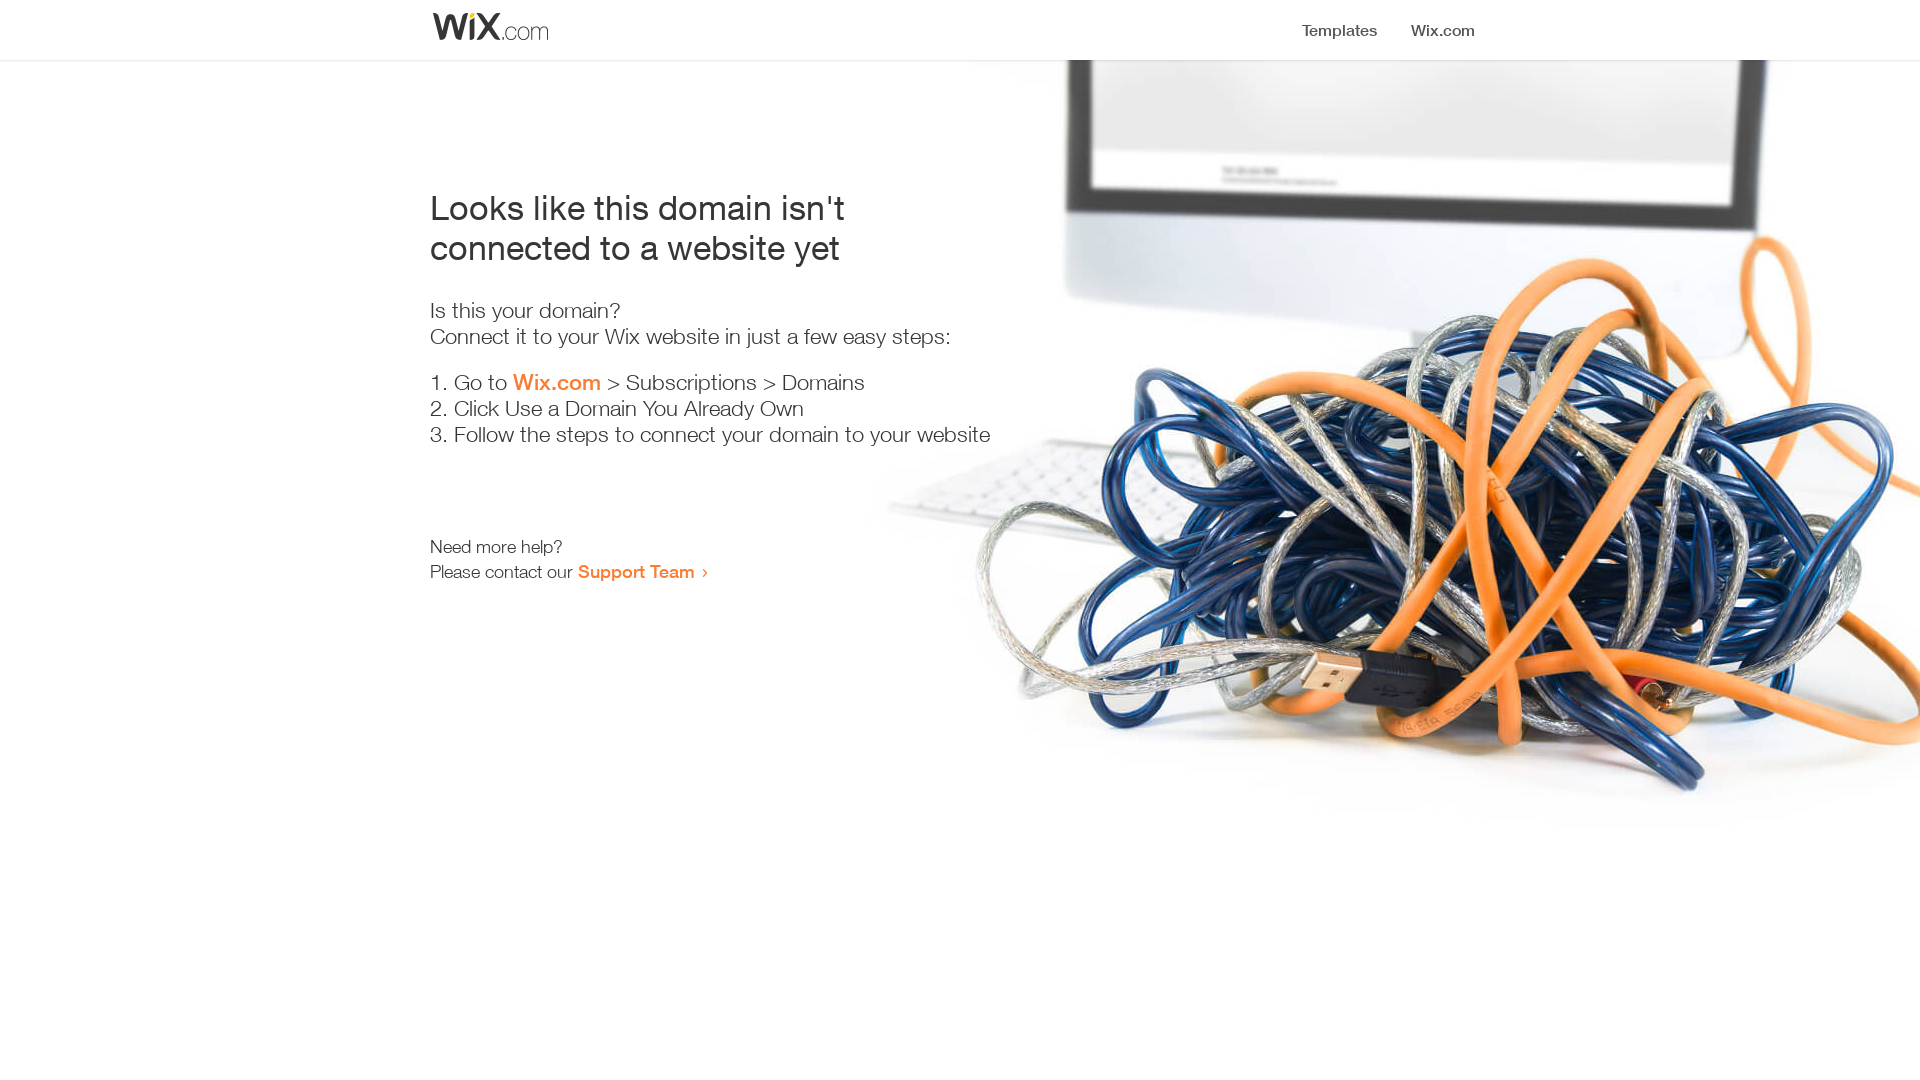 Image resolution: width=1920 pixels, height=1080 pixels. Describe the element at coordinates (635, 570) in the screenshot. I see `'Support Team'` at that location.